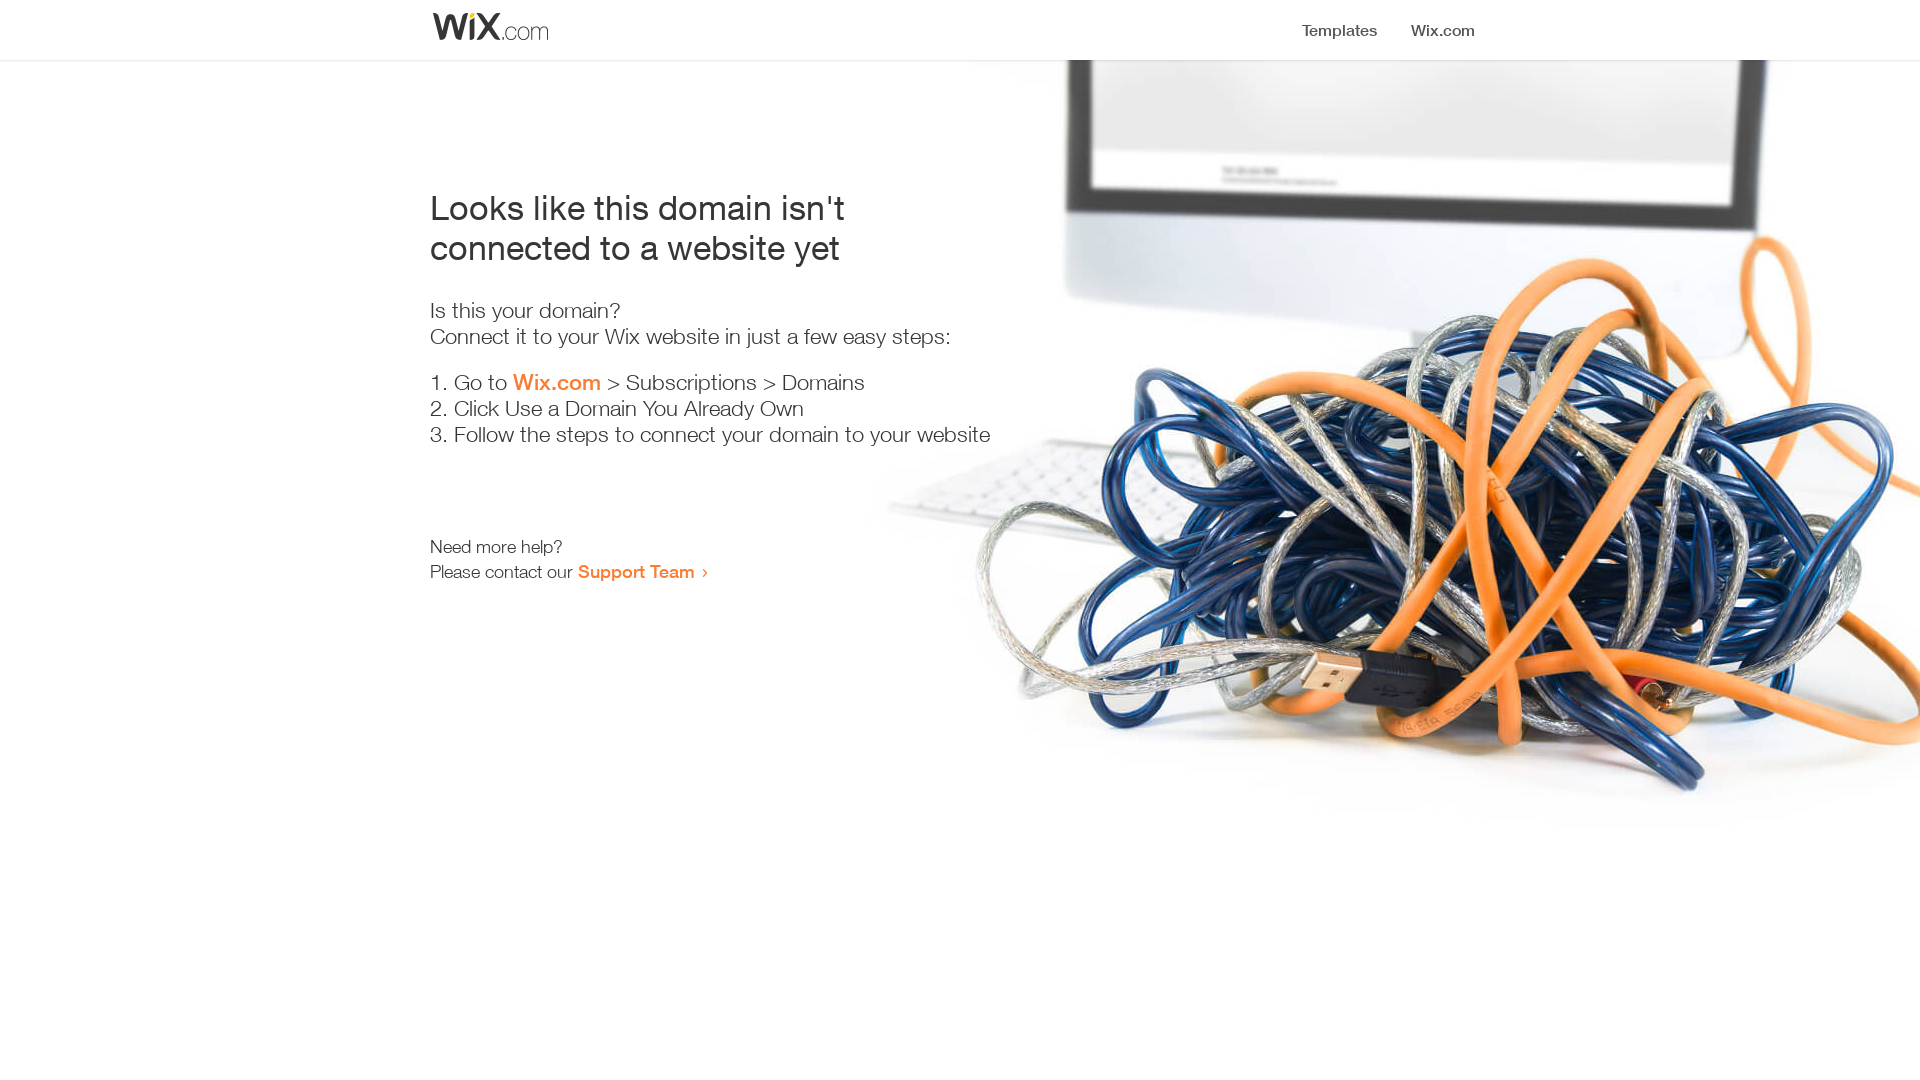 Image resolution: width=1920 pixels, height=1080 pixels. Describe the element at coordinates (635, 570) in the screenshot. I see `'Support Team'` at that location.